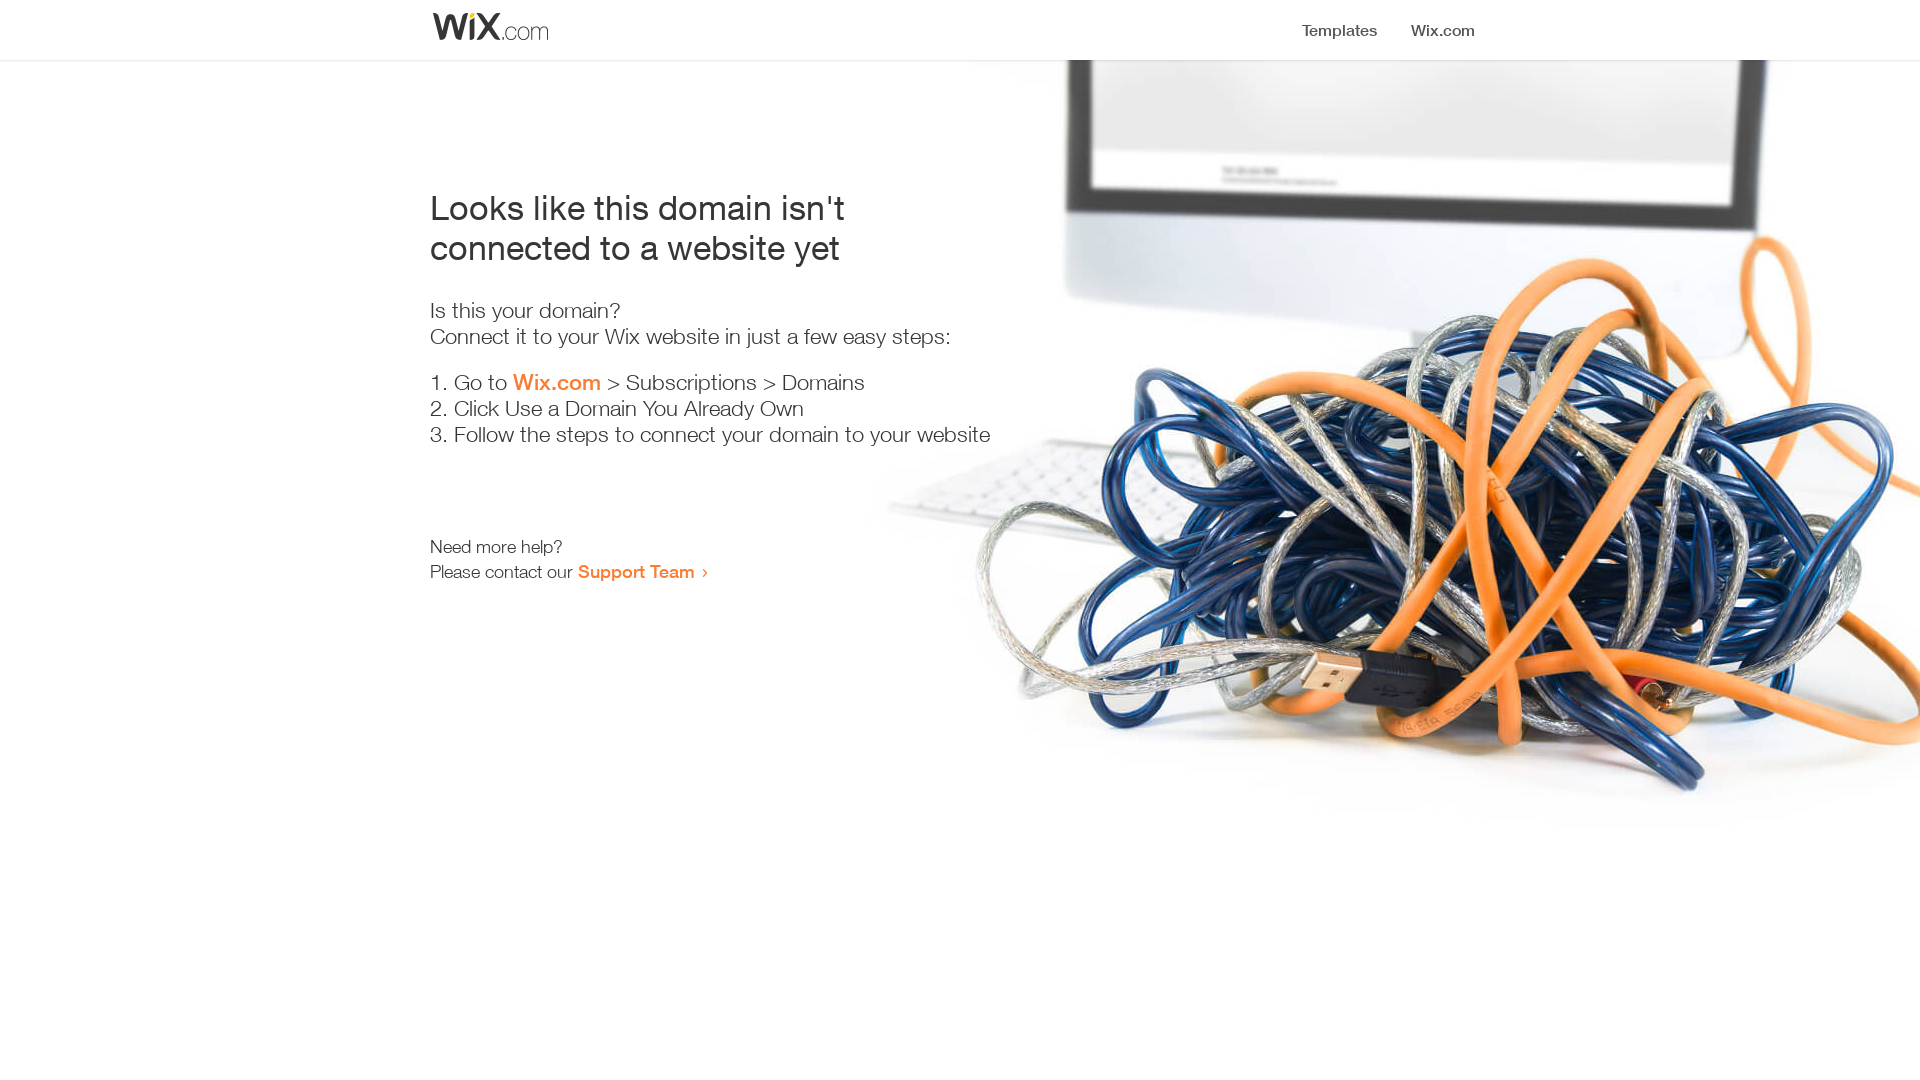 Image resolution: width=1920 pixels, height=1080 pixels. Describe the element at coordinates (635, 570) in the screenshot. I see `'Support Team'` at that location.